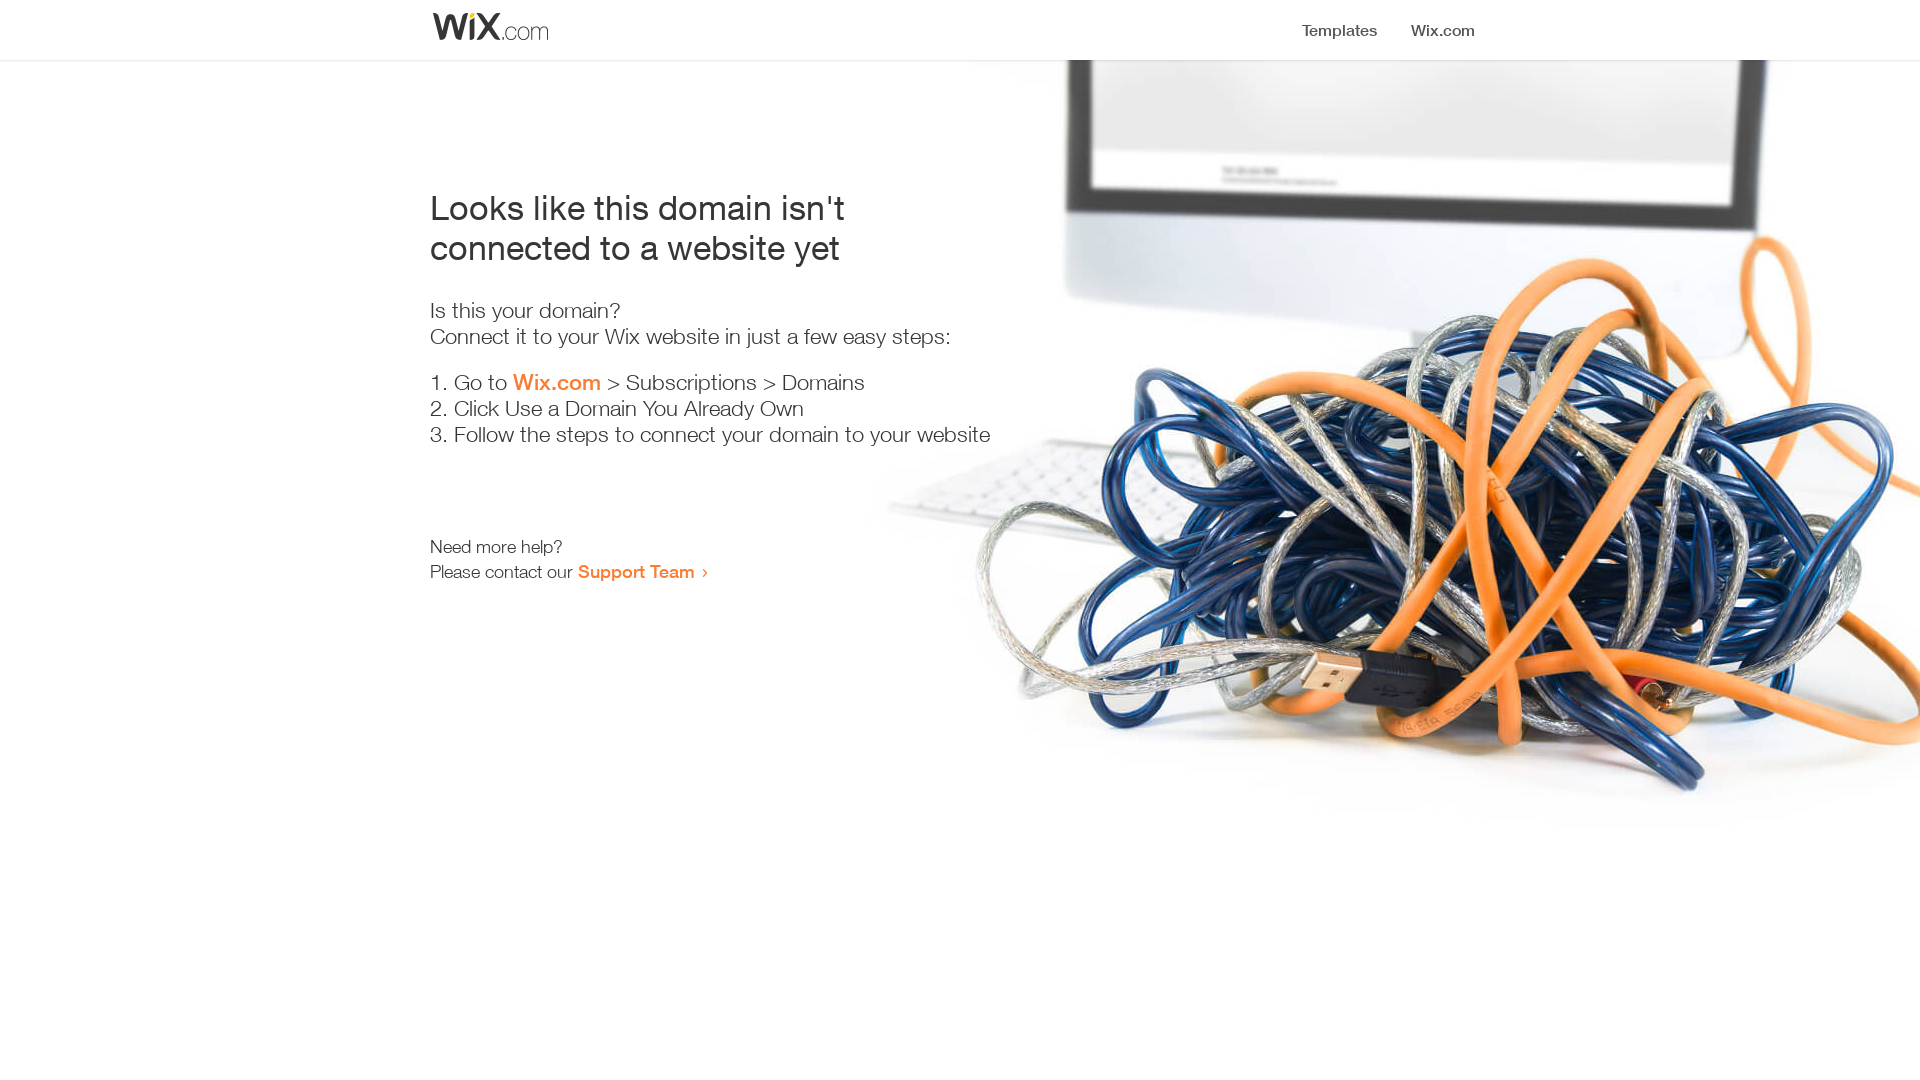 Image resolution: width=1920 pixels, height=1080 pixels. Describe the element at coordinates (635, 570) in the screenshot. I see `'Support Team'` at that location.